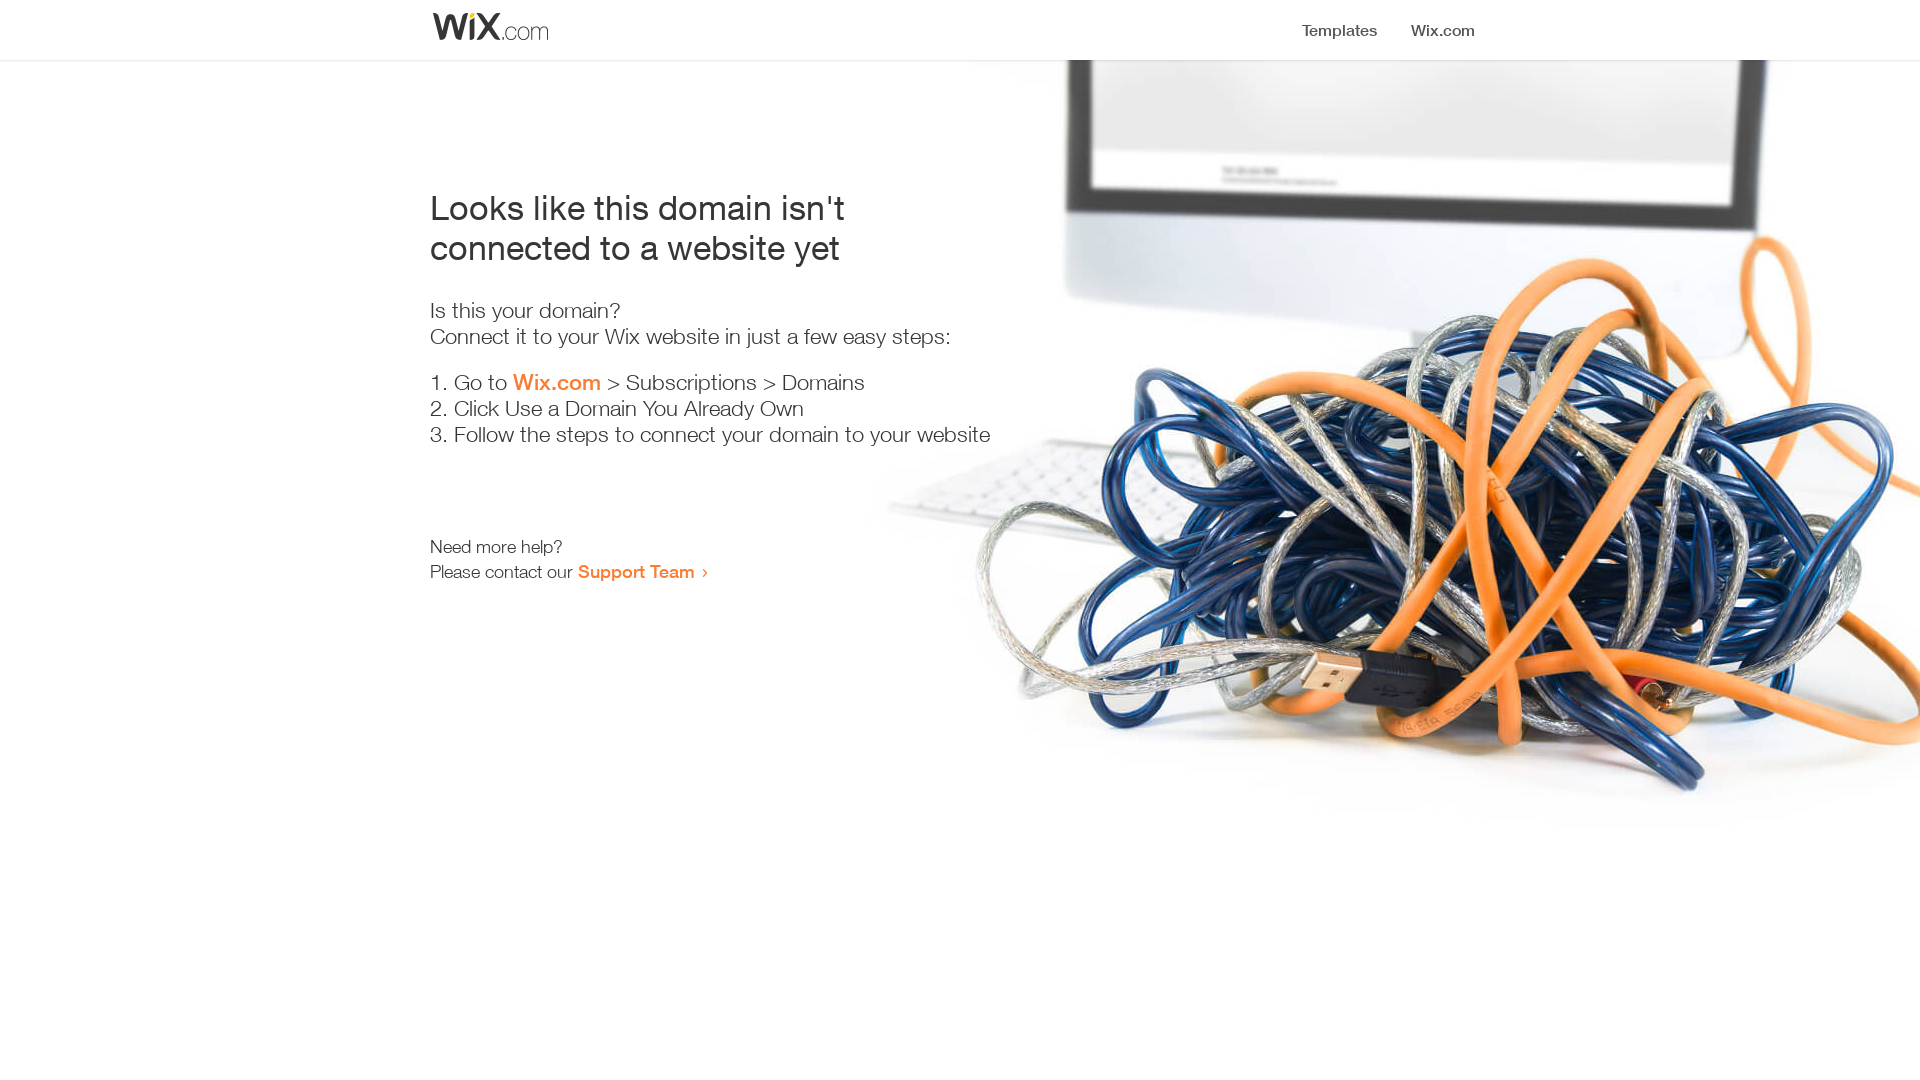 Image resolution: width=1920 pixels, height=1080 pixels. Describe the element at coordinates (635, 570) in the screenshot. I see `'Support Team'` at that location.